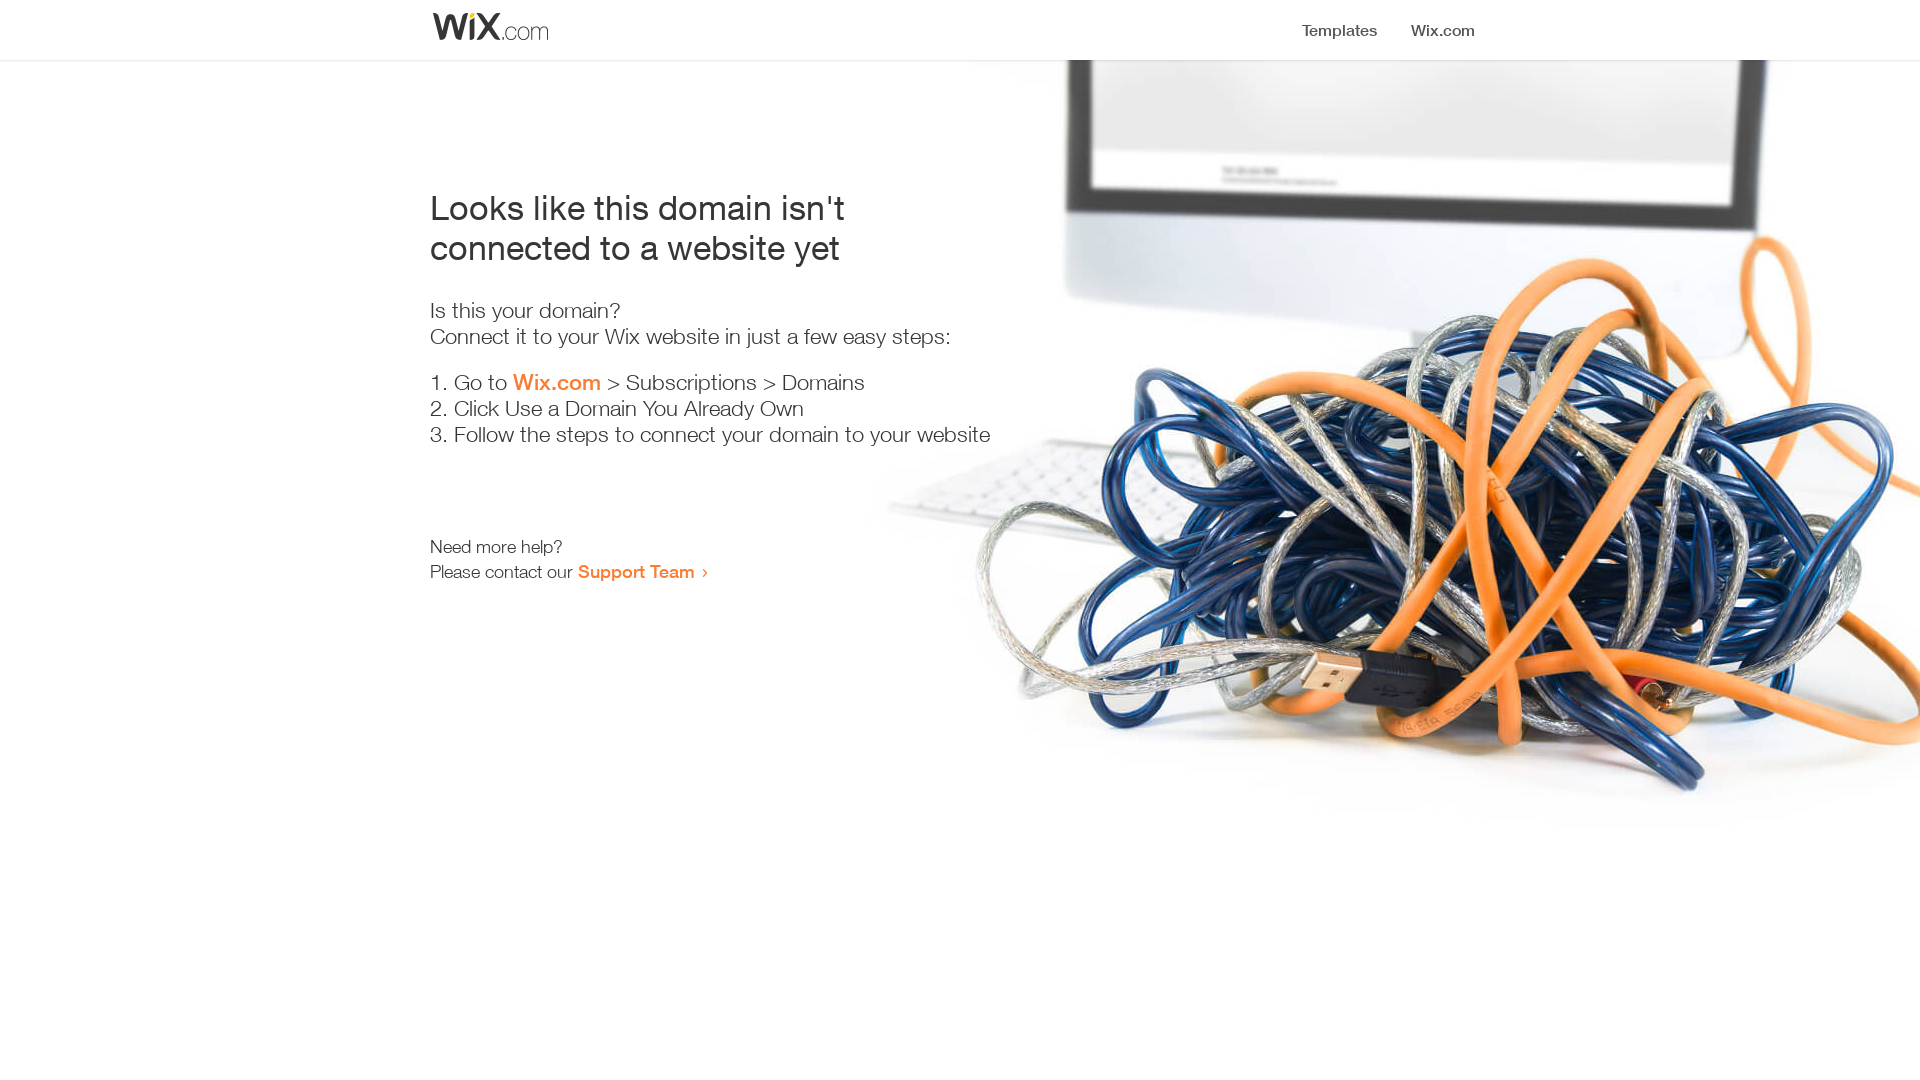 Image resolution: width=1920 pixels, height=1080 pixels. Describe the element at coordinates (635, 570) in the screenshot. I see `'Support Team'` at that location.